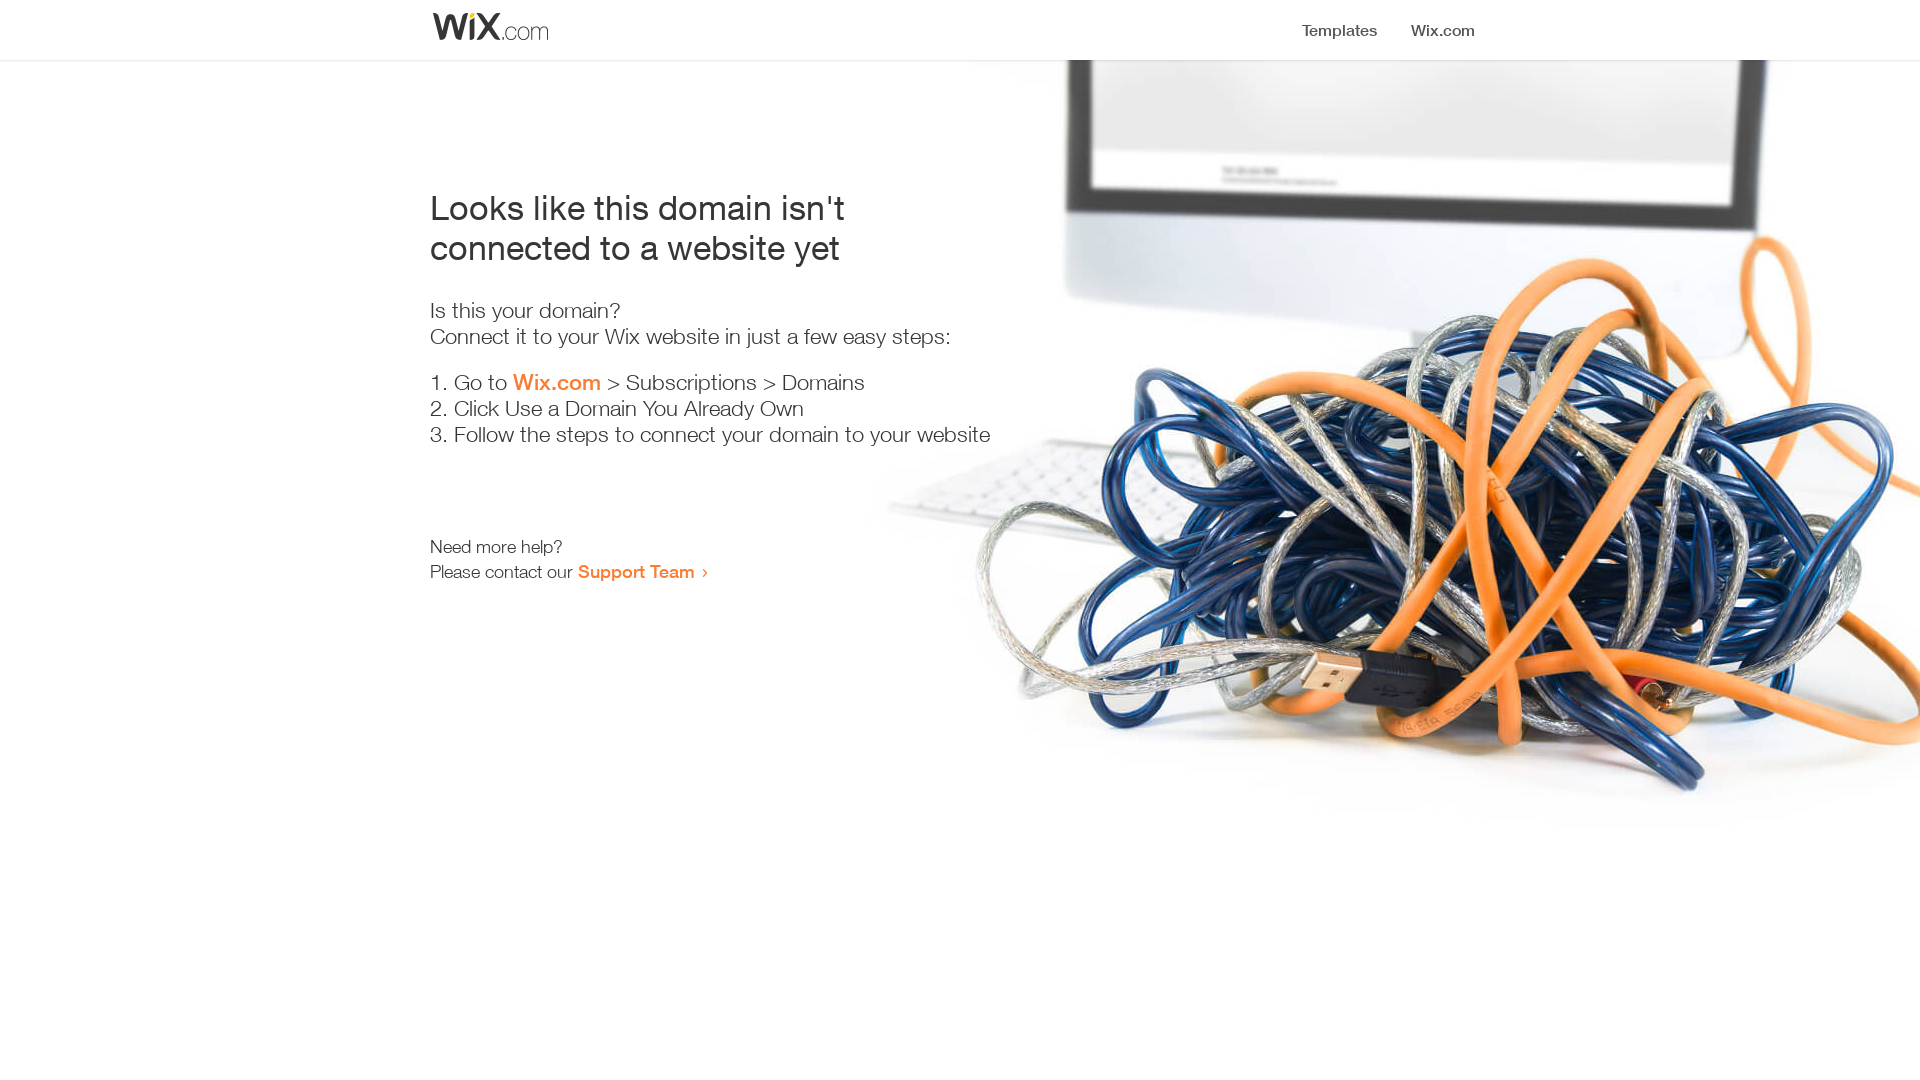 Image resolution: width=1920 pixels, height=1080 pixels. Describe the element at coordinates (635, 570) in the screenshot. I see `'Support Team'` at that location.